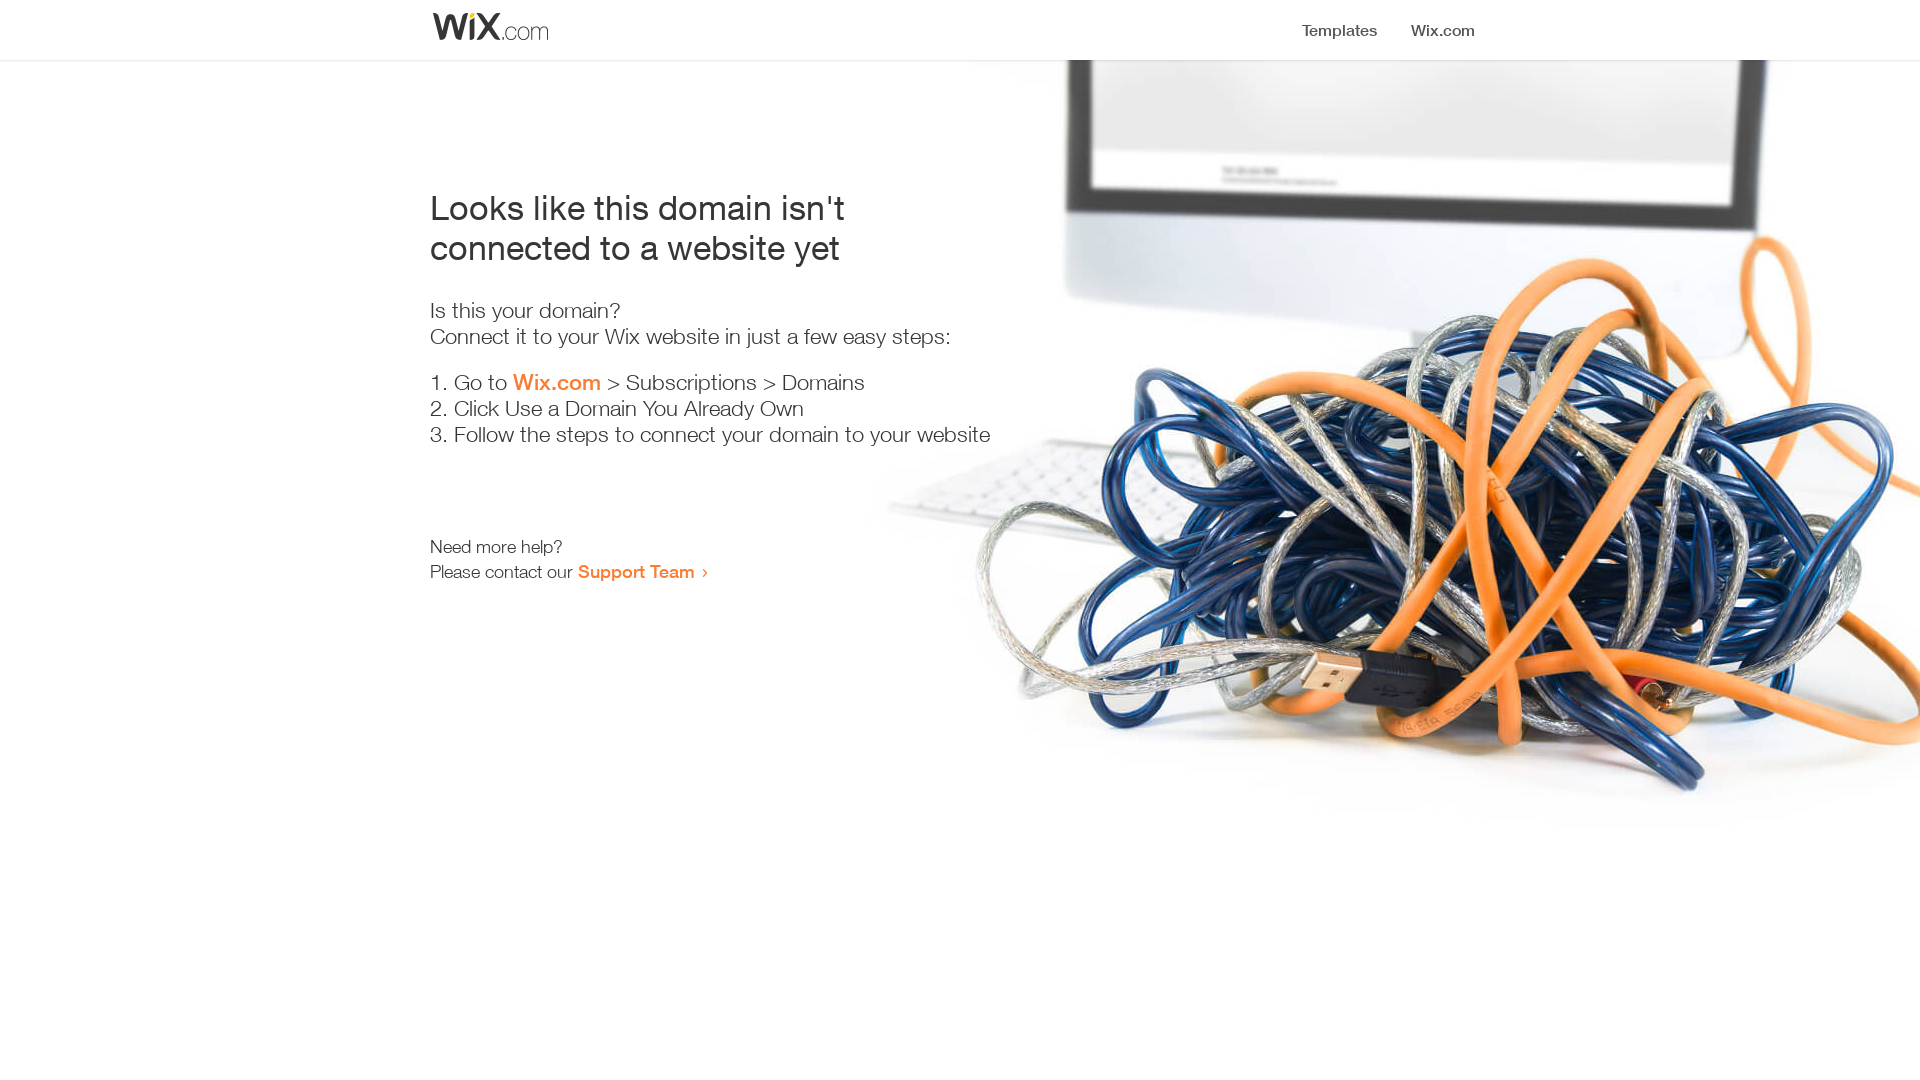 Image resolution: width=1920 pixels, height=1080 pixels. Describe the element at coordinates (635, 570) in the screenshot. I see `'Support Team'` at that location.